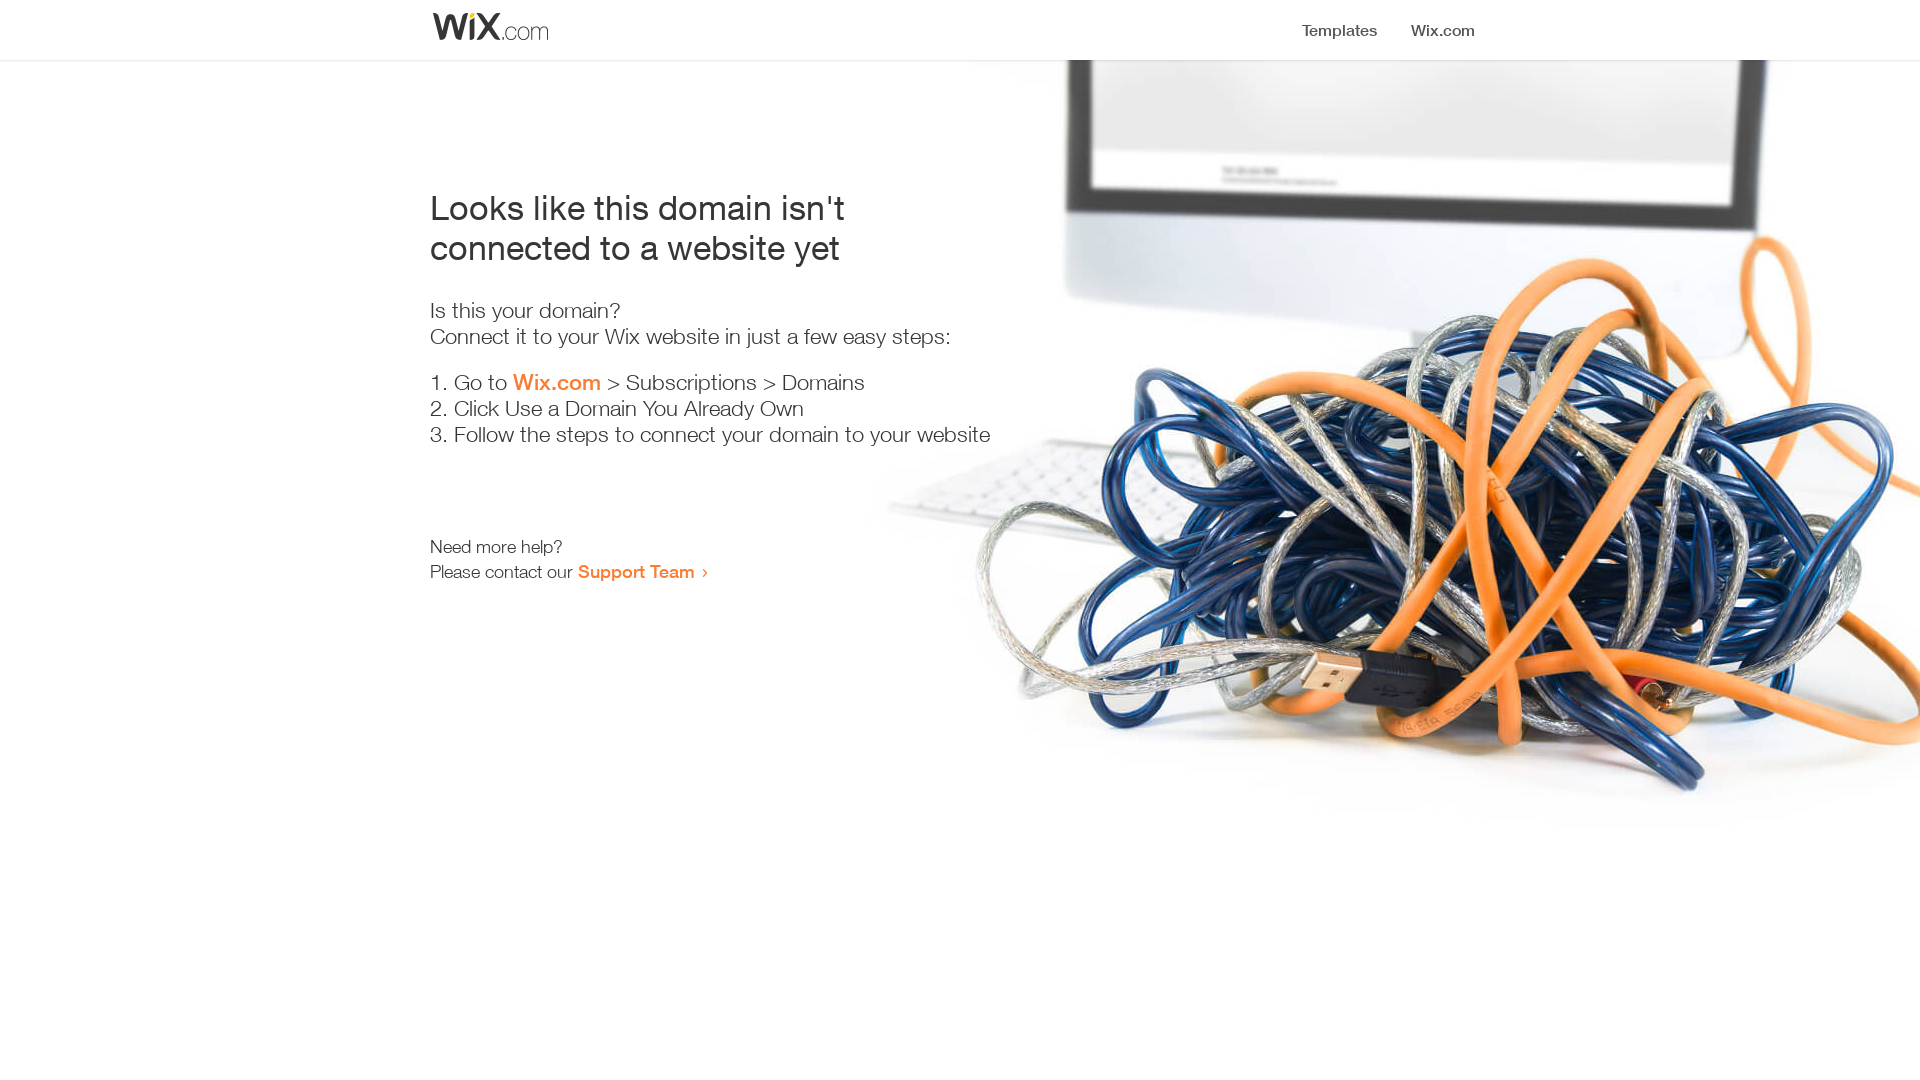 Image resolution: width=1920 pixels, height=1080 pixels. Describe the element at coordinates (635, 570) in the screenshot. I see `'Support Team'` at that location.